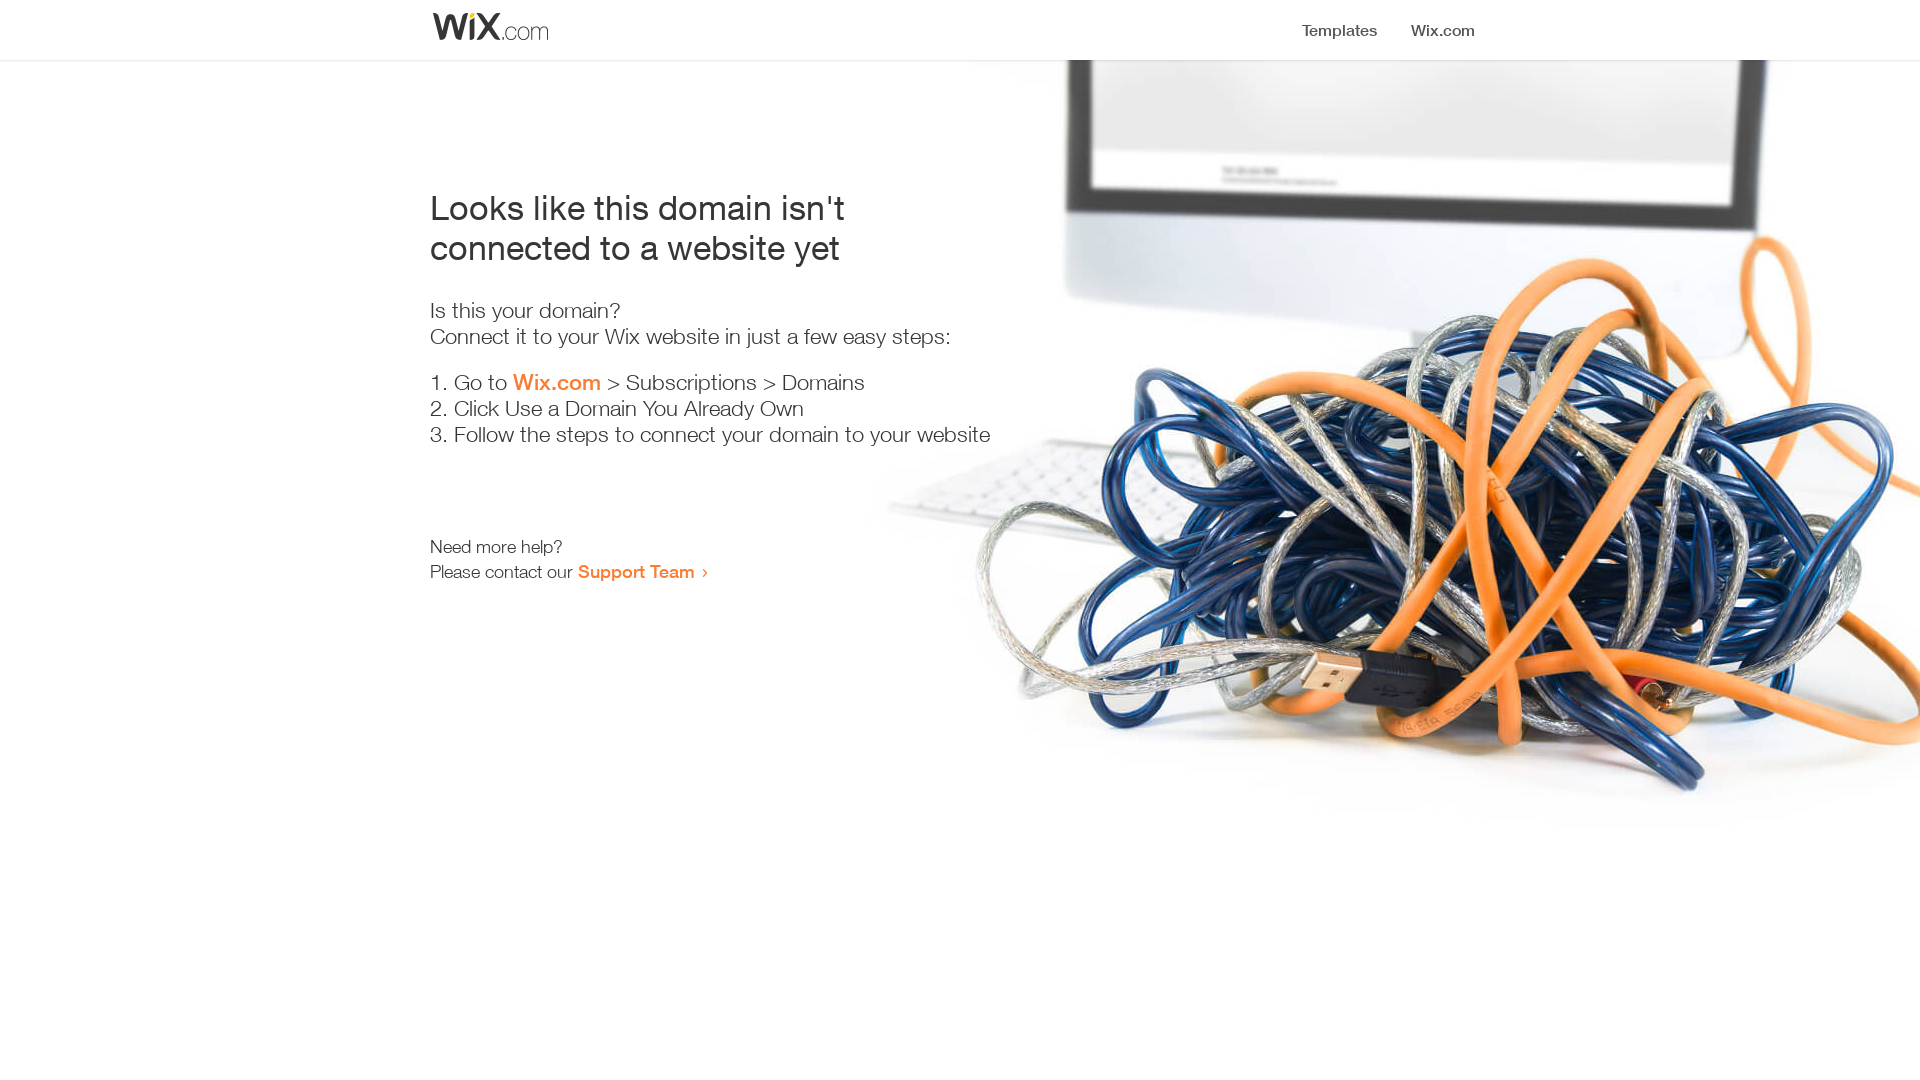 Image resolution: width=1920 pixels, height=1080 pixels. Describe the element at coordinates (635, 570) in the screenshot. I see `'Support Team'` at that location.